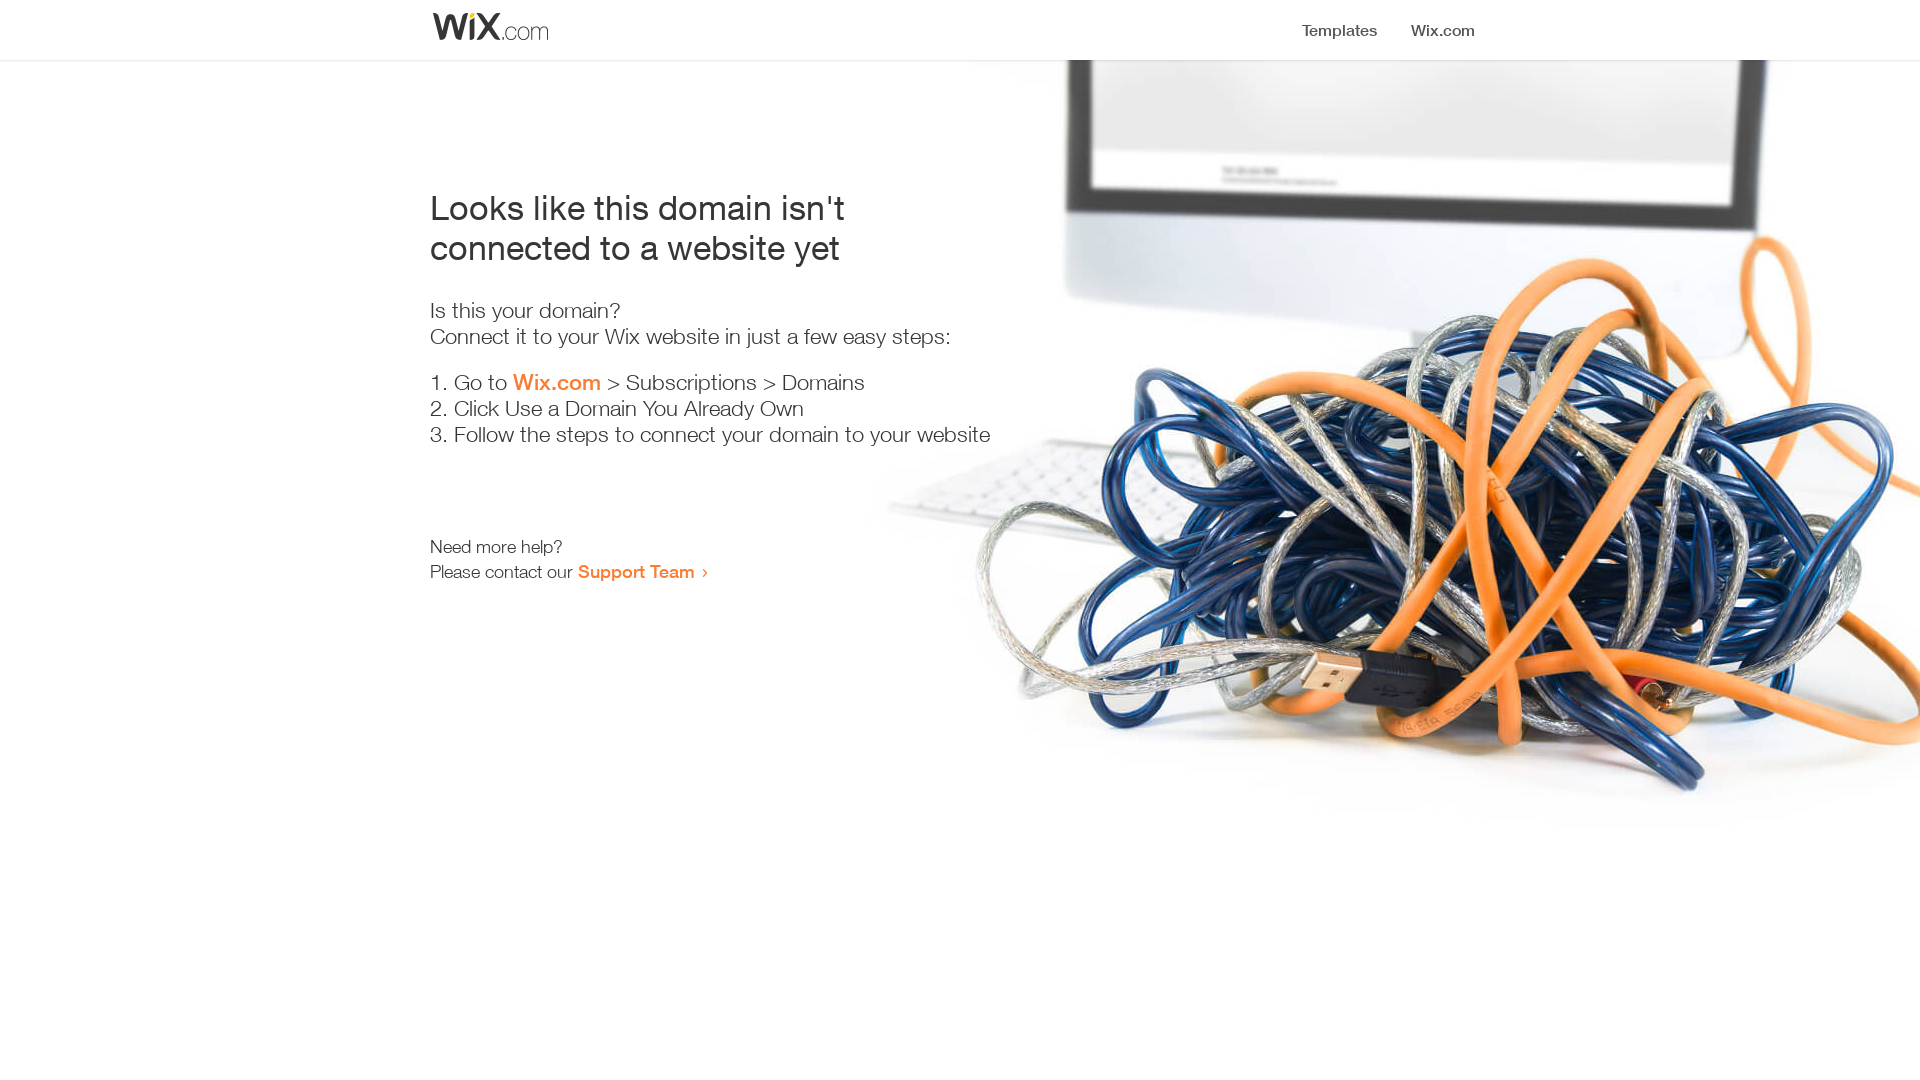 Image resolution: width=1920 pixels, height=1080 pixels. Describe the element at coordinates (635, 570) in the screenshot. I see `'Support Team'` at that location.